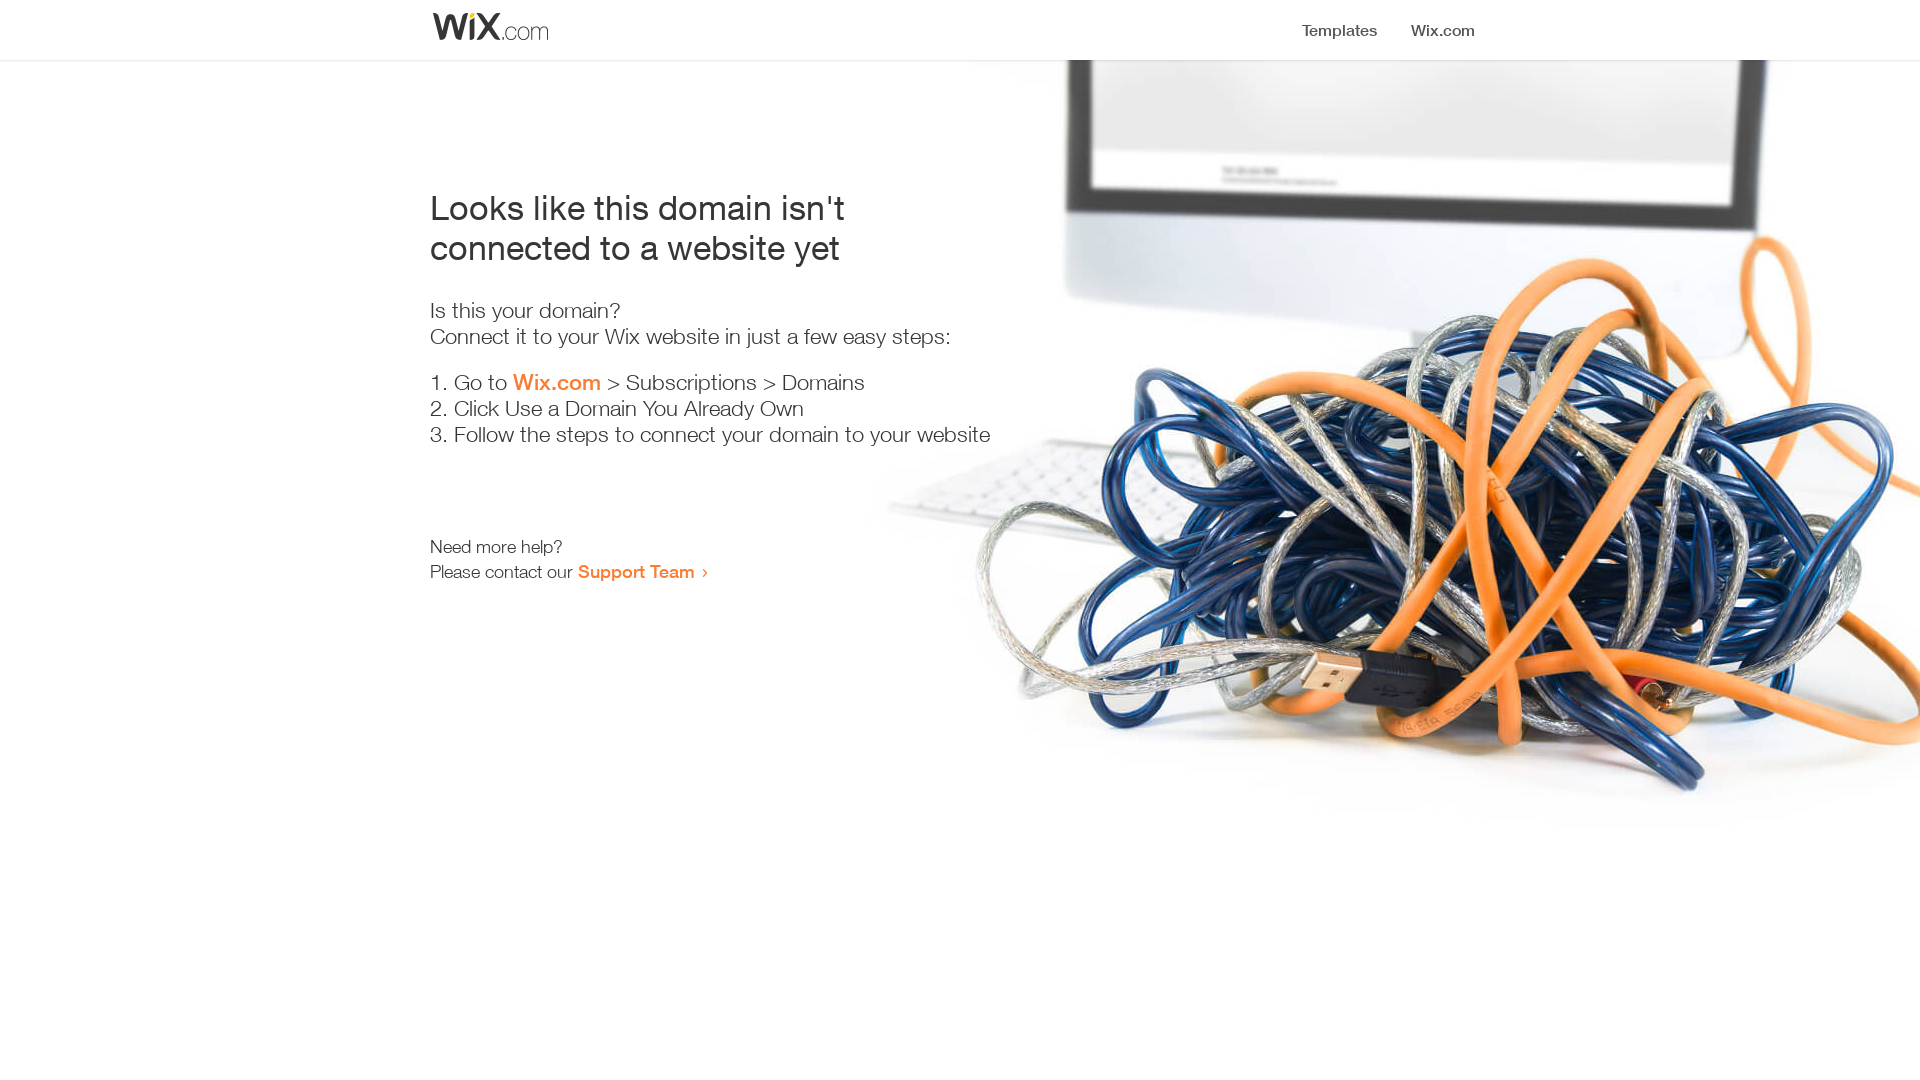 Image resolution: width=1920 pixels, height=1080 pixels. Describe the element at coordinates (635, 570) in the screenshot. I see `'Support Team'` at that location.